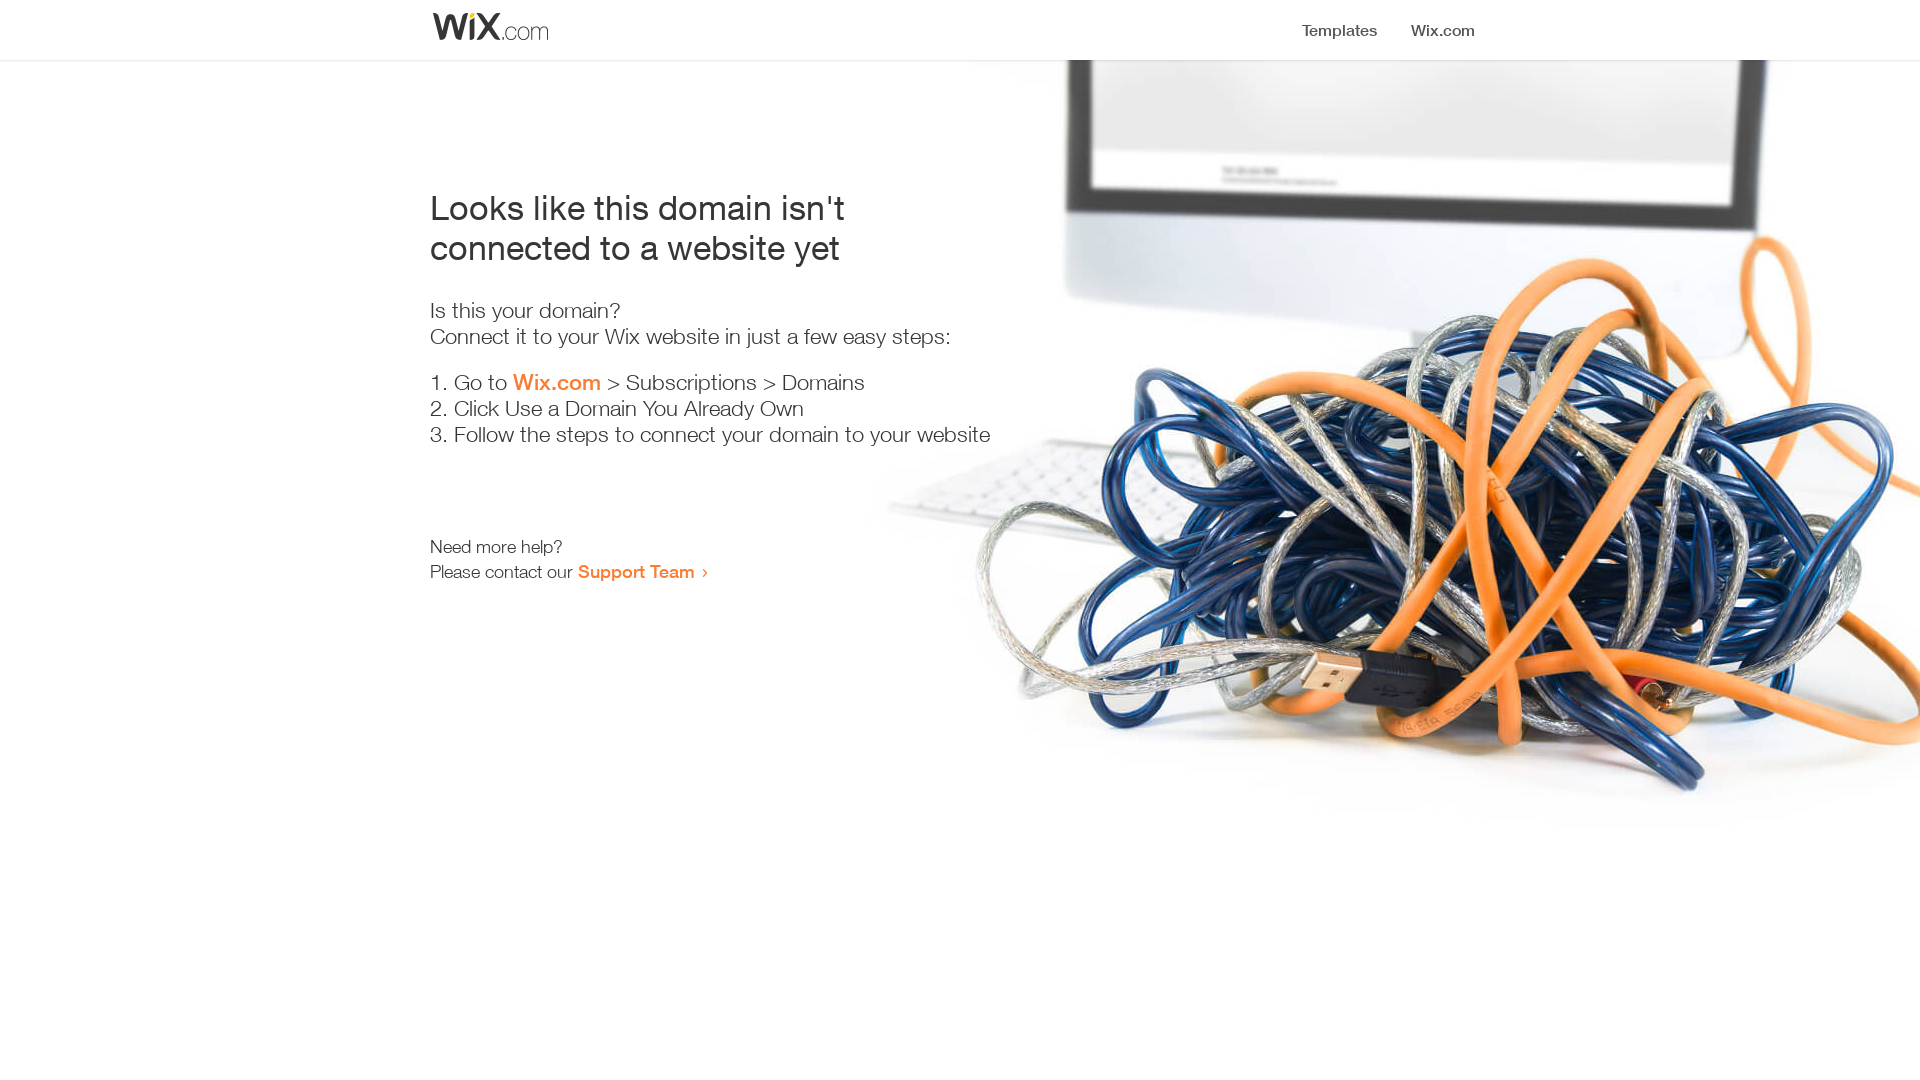 Image resolution: width=1920 pixels, height=1080 pixels. Describe the element at coordinates (635, 570) in the screenshot. I see `'Support Team'` at that location.